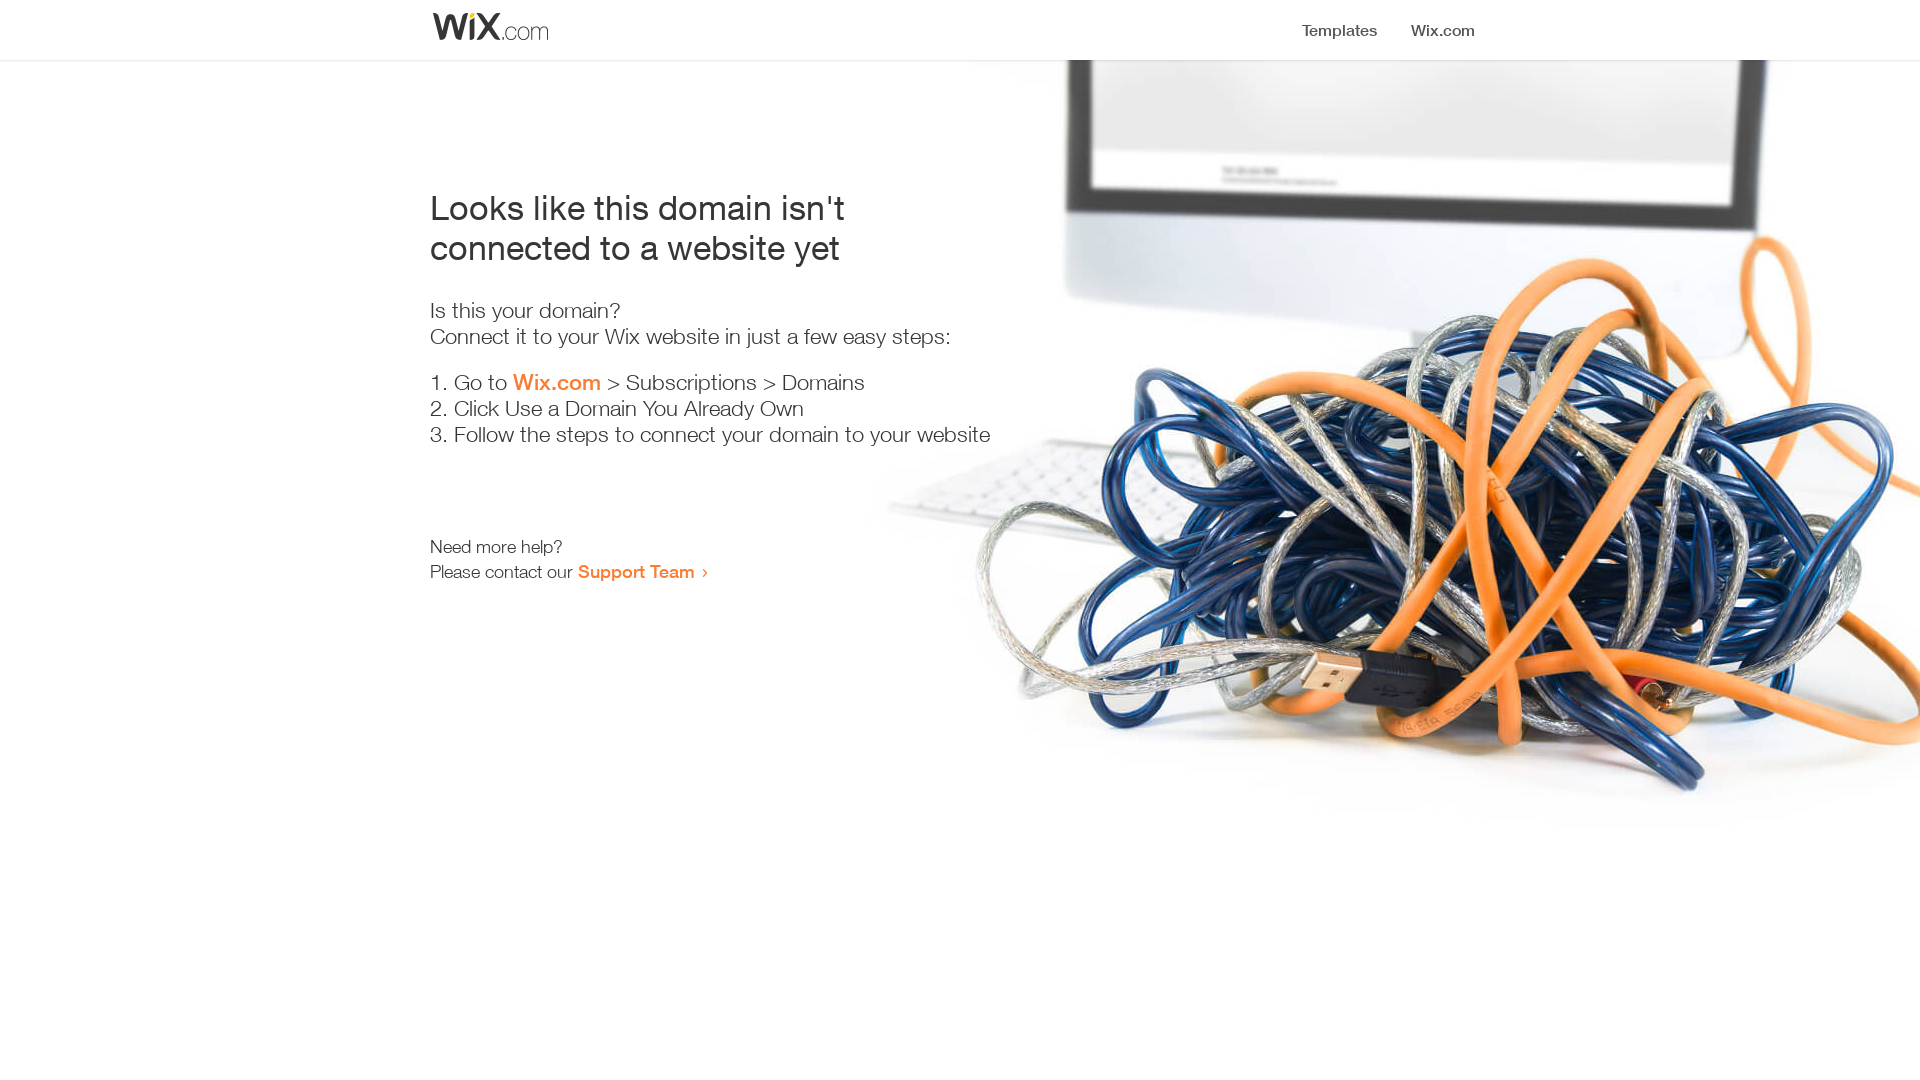 Image resolution: width=1920 pixels, height=1080 pixels. Describe the element at coordinates (635, 570) in the screenshot. I see `'Support Team'` at that location.